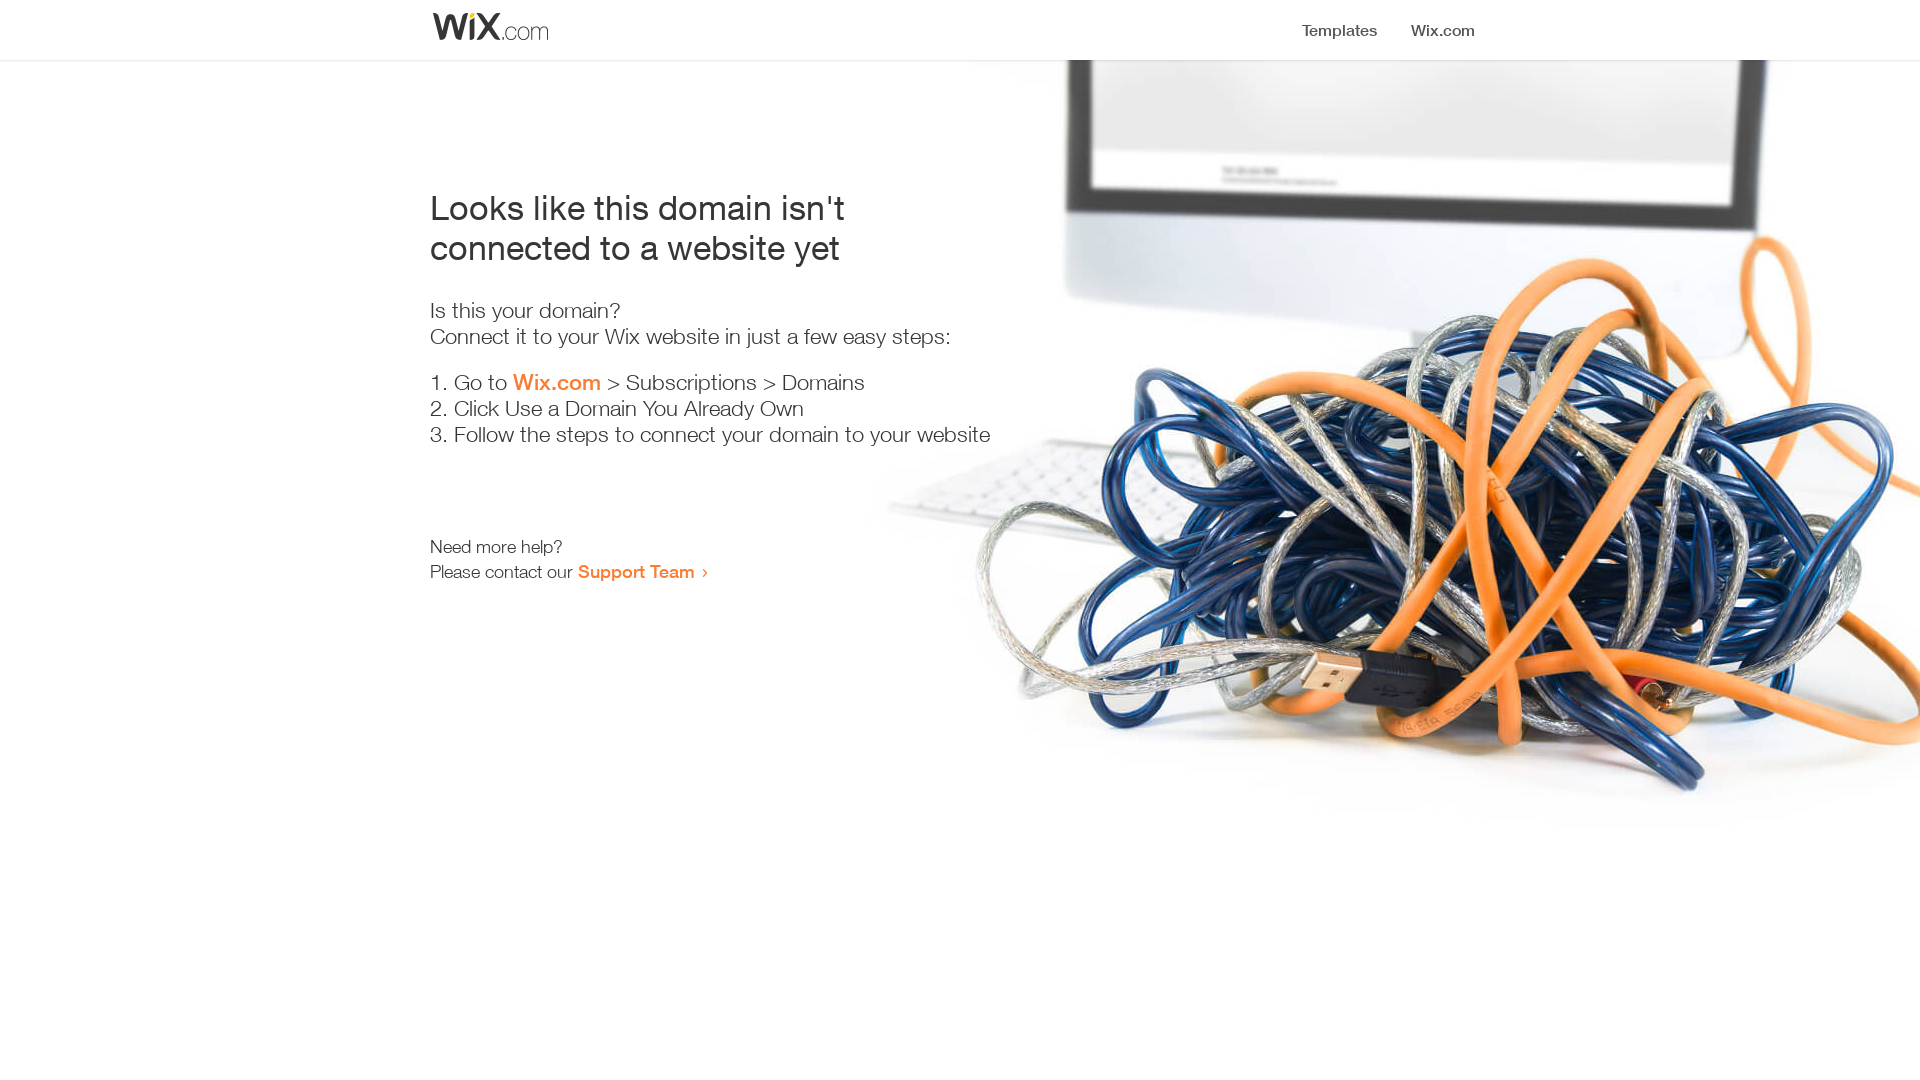 Image resolution: width=1920 pixels, height=1080 pixels. Describe the element at coordinates (635, 570) in the screenshot. I see `'Support Team'` at that location.